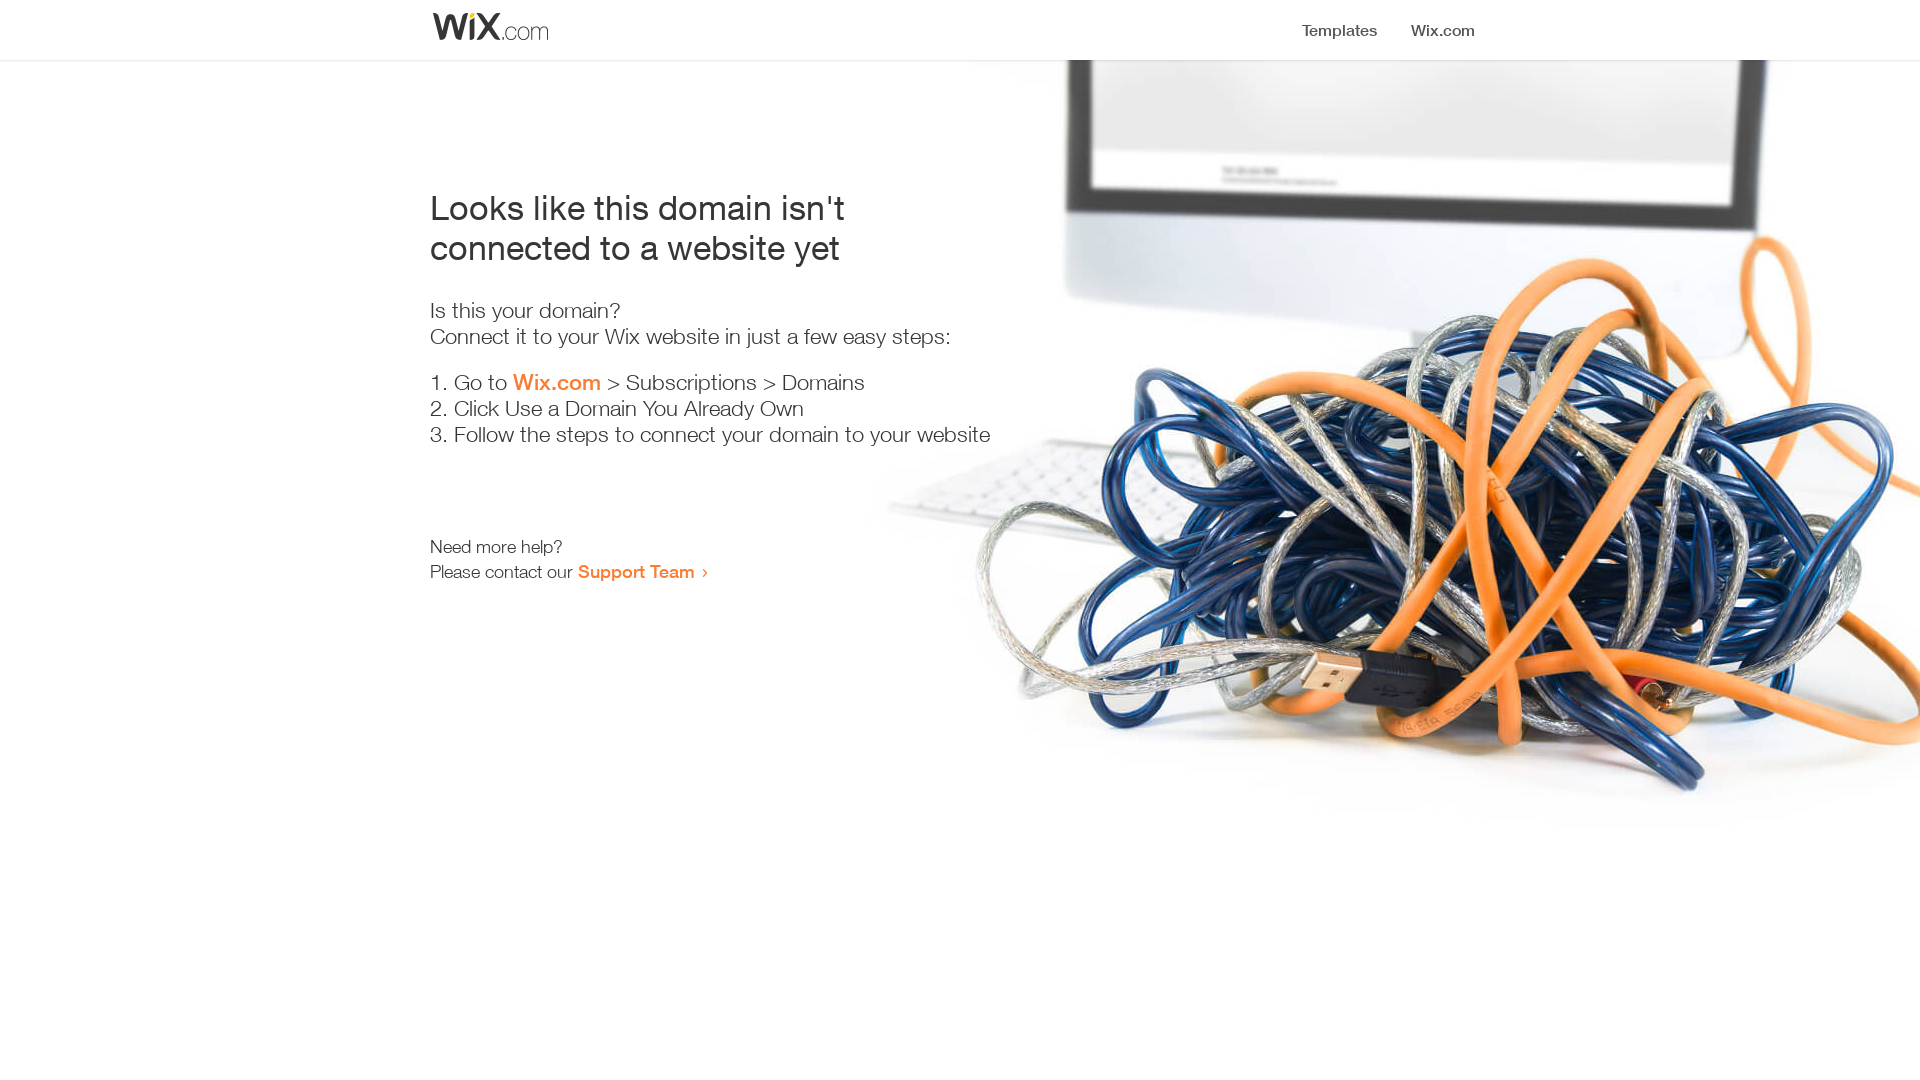 Image resolution: width=1920 pixels, height=1080 pixels. Describe the element at coordinates (635, 570) in the screenshot. I see `'Support Team'` at that location.